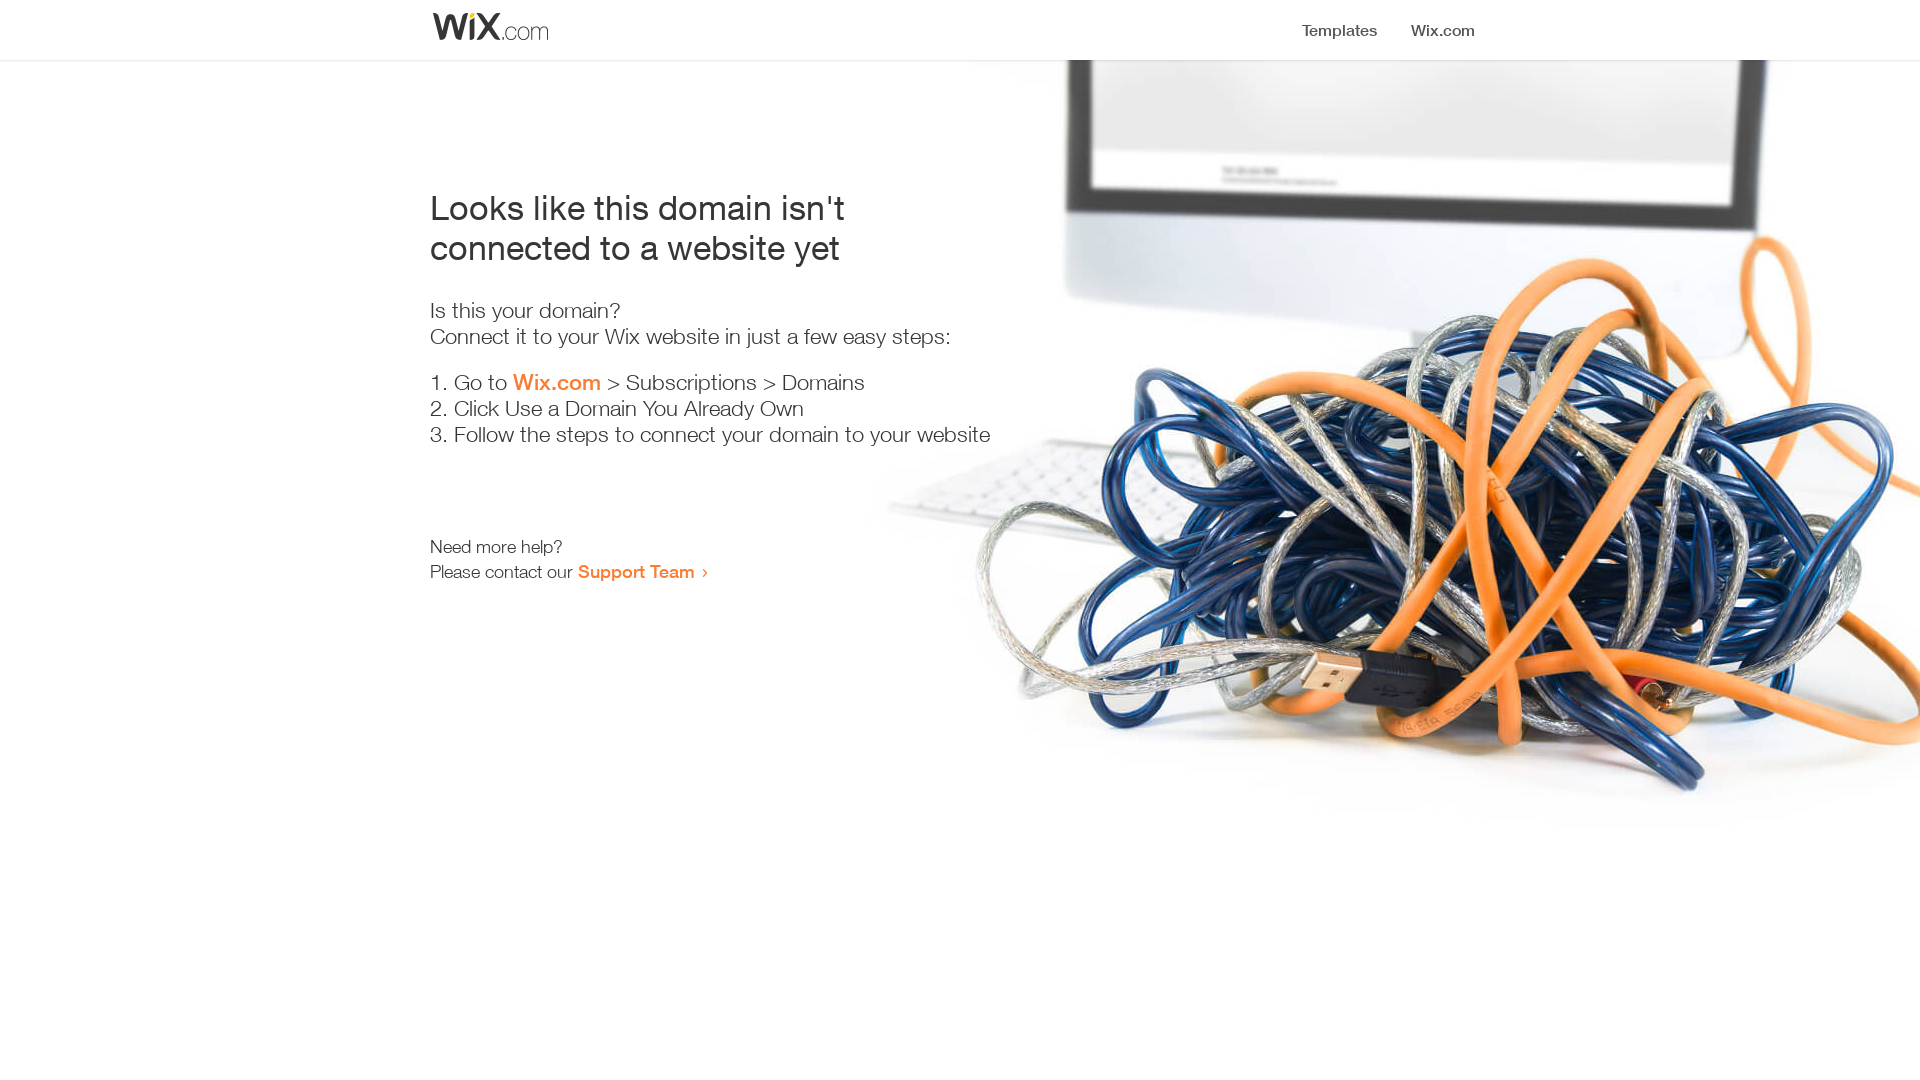 Image resolution: width=1920 pixels, height=1080 pixels. Describe the element at coordinates (635, 570) in the screenshot. I see `'Support Team'` at that location.